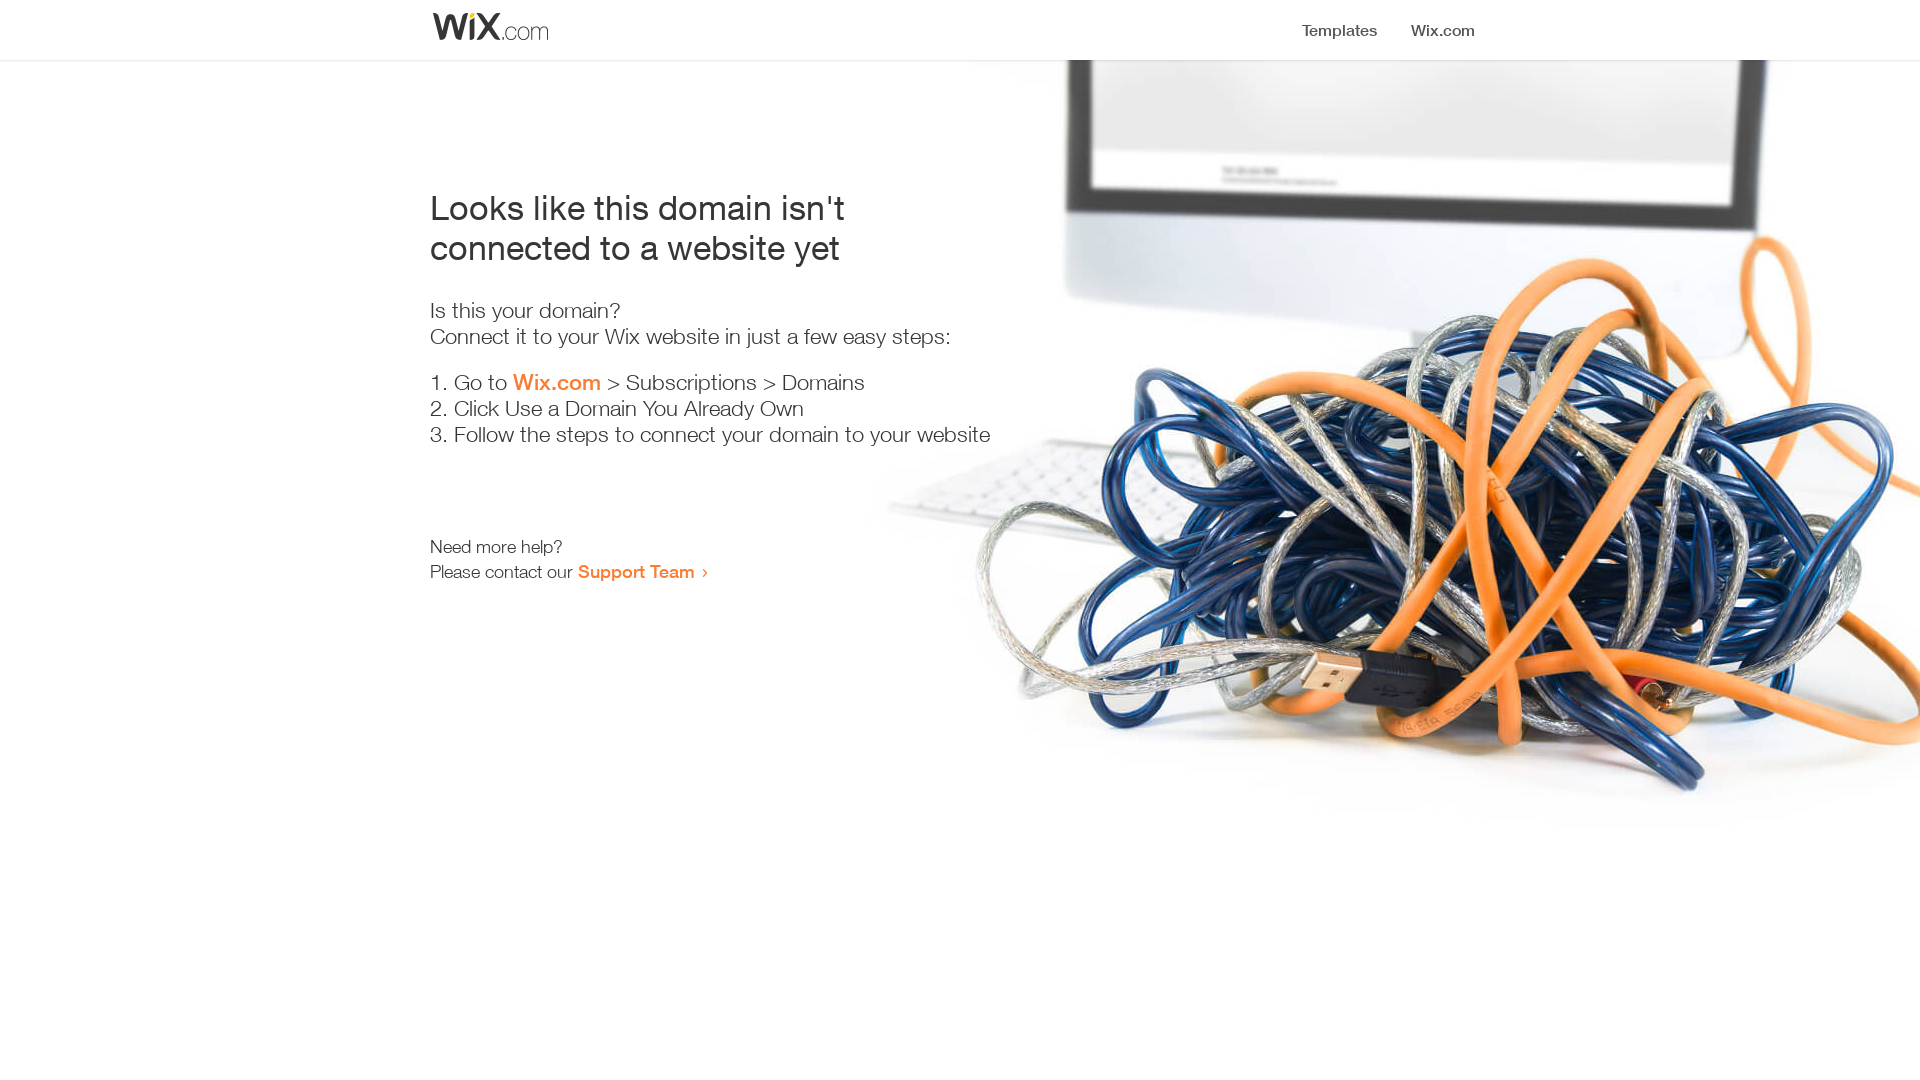 Image resolution: width=1920 pixels, height=1080 pixels. Describe the element at coordinates (635, 570) in the screenshot. I see `'Support Team'` at that location.